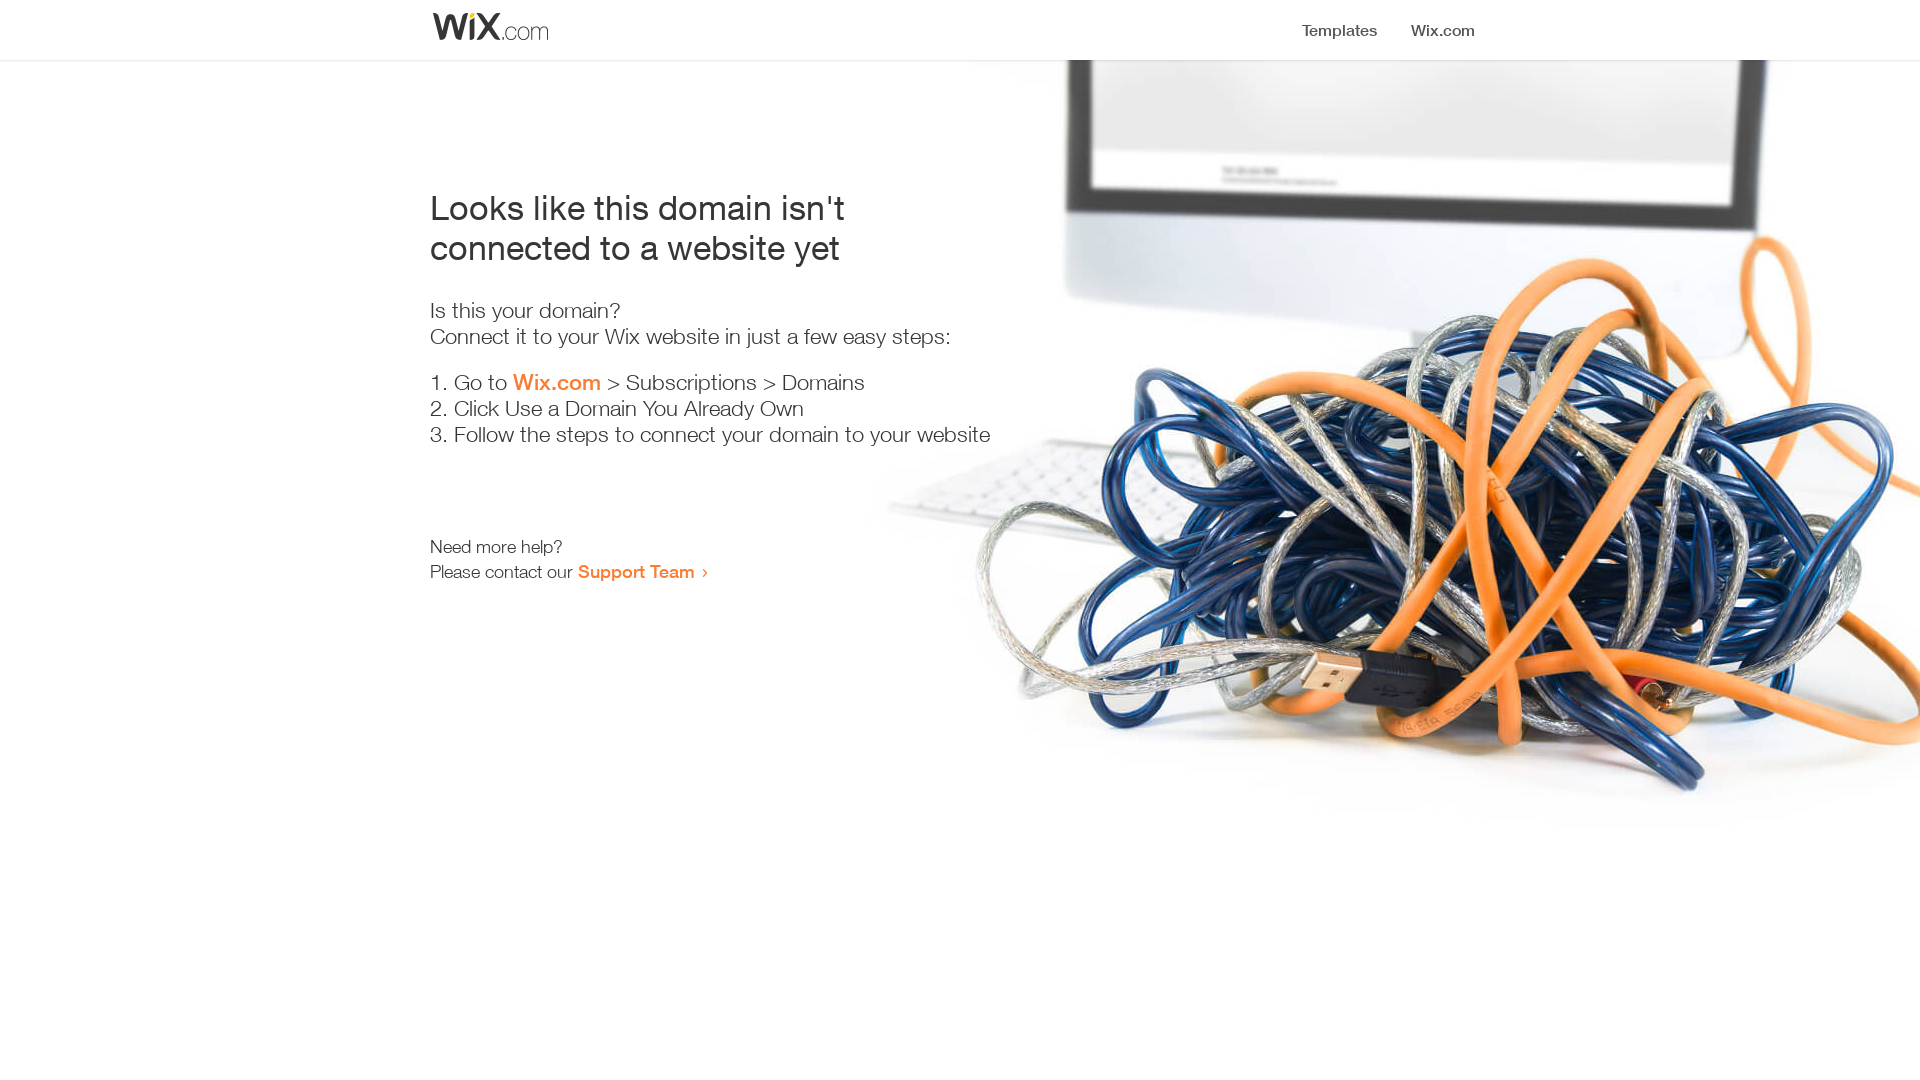 Image resolution: width=1920 pixels, height=1080 pixels. Describe the element at coordinates (635, 570) in the screenshot. I see `'Support Team'` at that location.